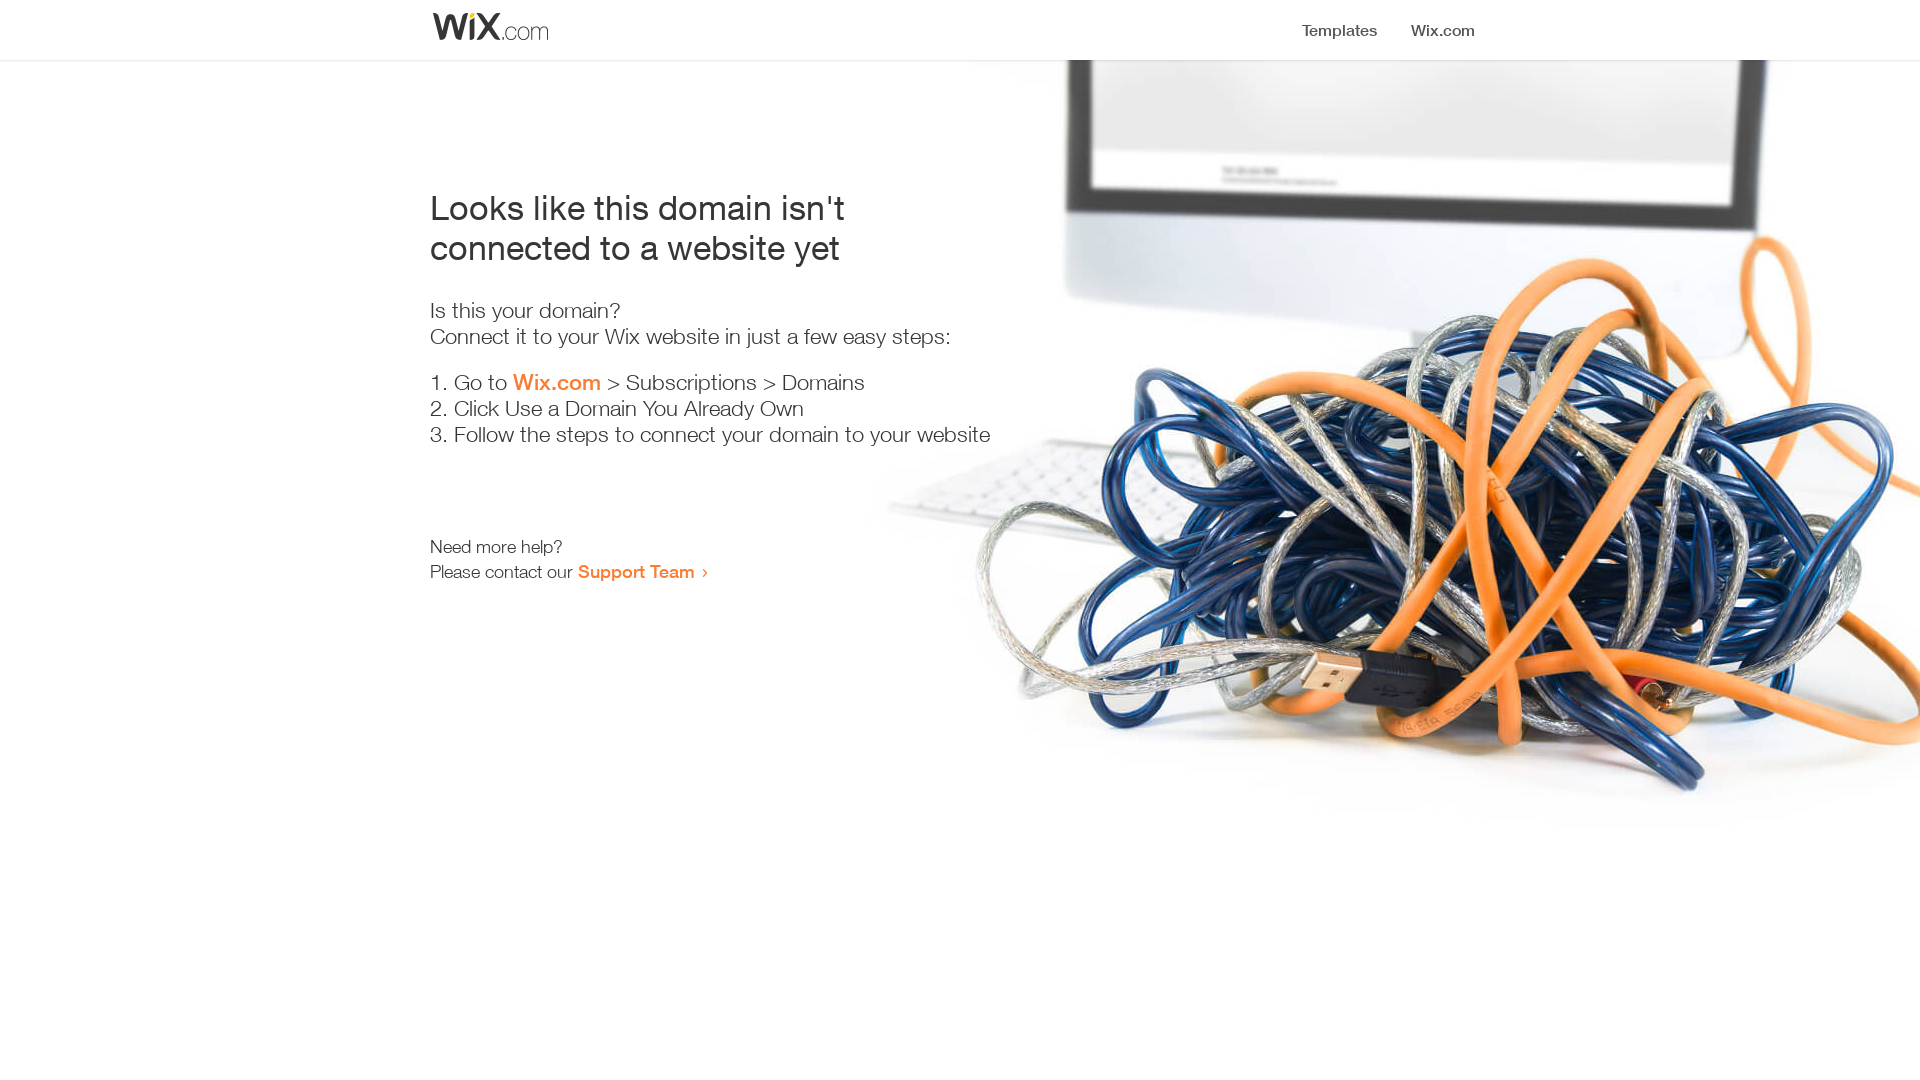 Image resolution: width=1920 pixels, height=1080 pixels. Describe the element at coordinates (635, 570) in the screenshot. I see `'Support Team'` at that location.